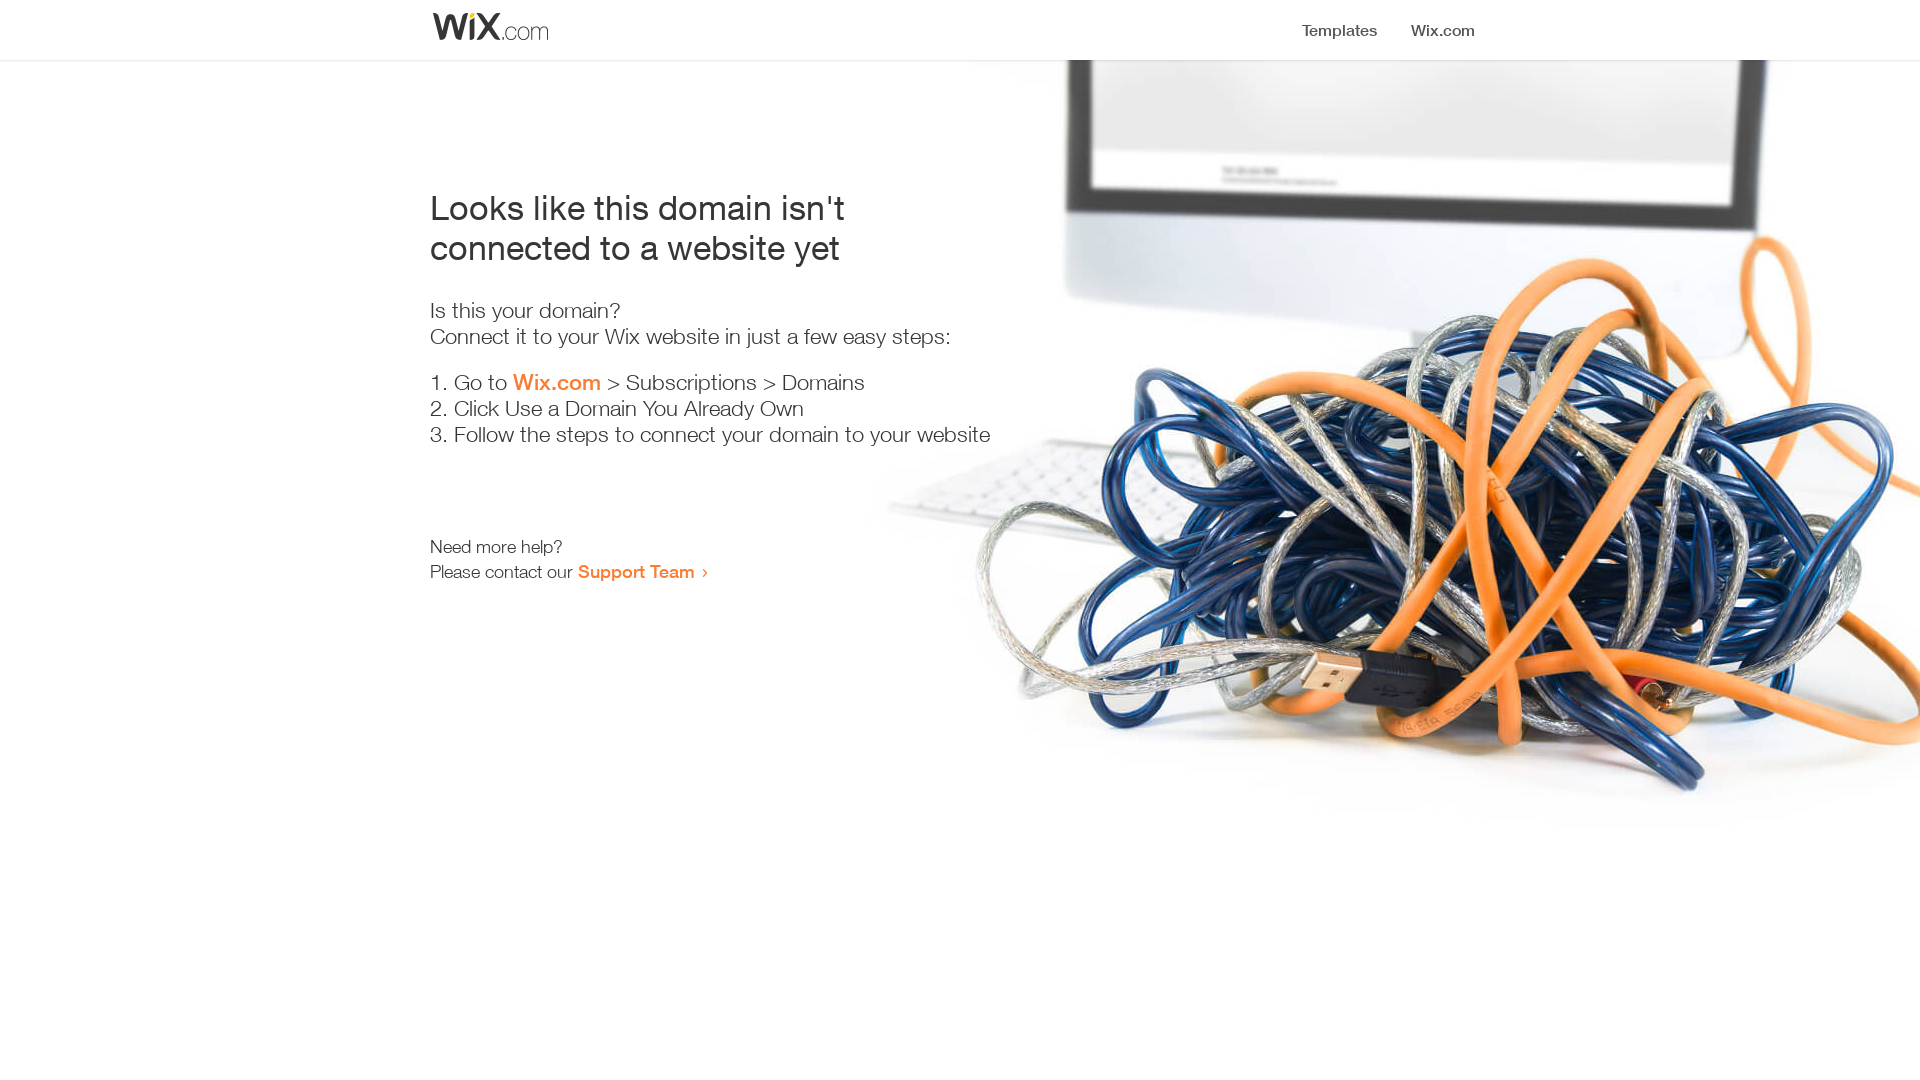 Image resolution: width=1920 pixels, height=1080 pixels. Describe the element at coordinates (635, 570) in the screenshot. I see `'Support Team'` at that location.